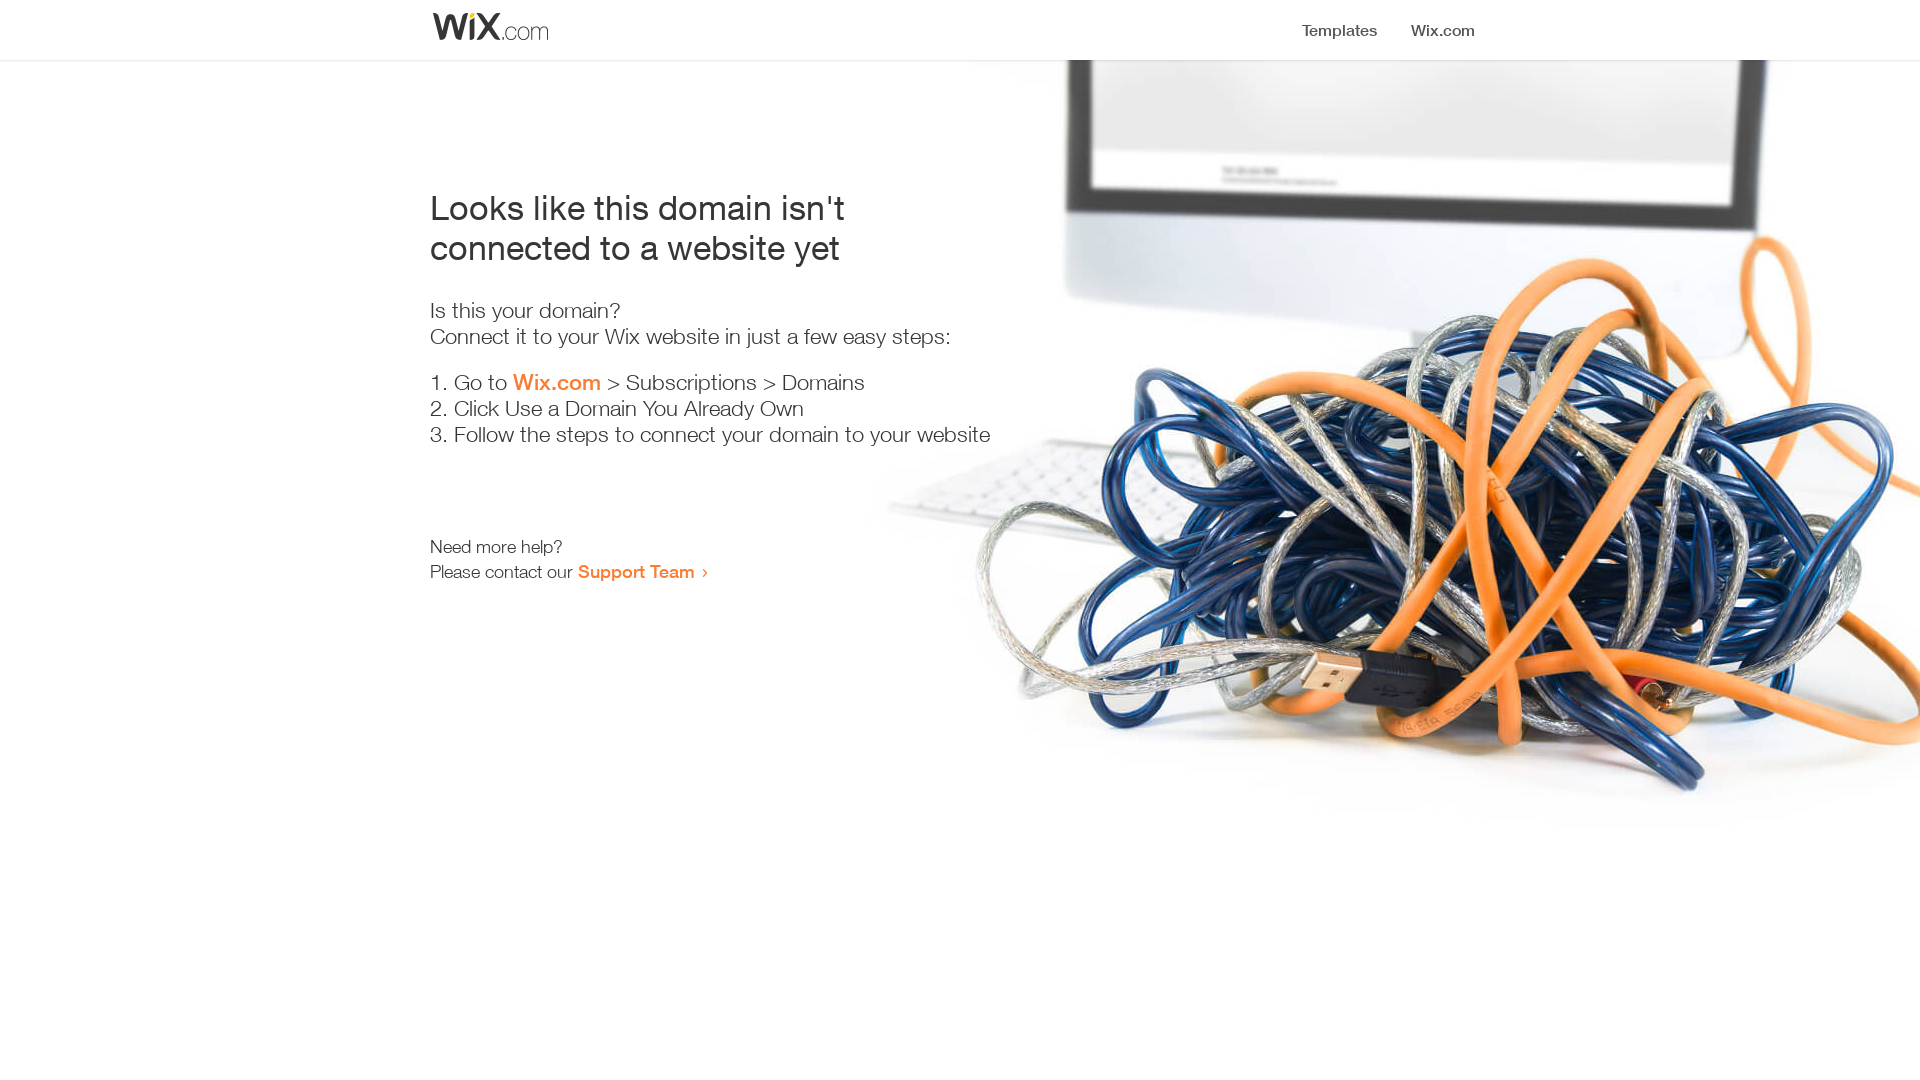 Image resolution: width=1920 pixels, height=1080 pixels. Describe the element at coordinates (635, 570) in the screenshot. I see `'Support Team'` at that location.